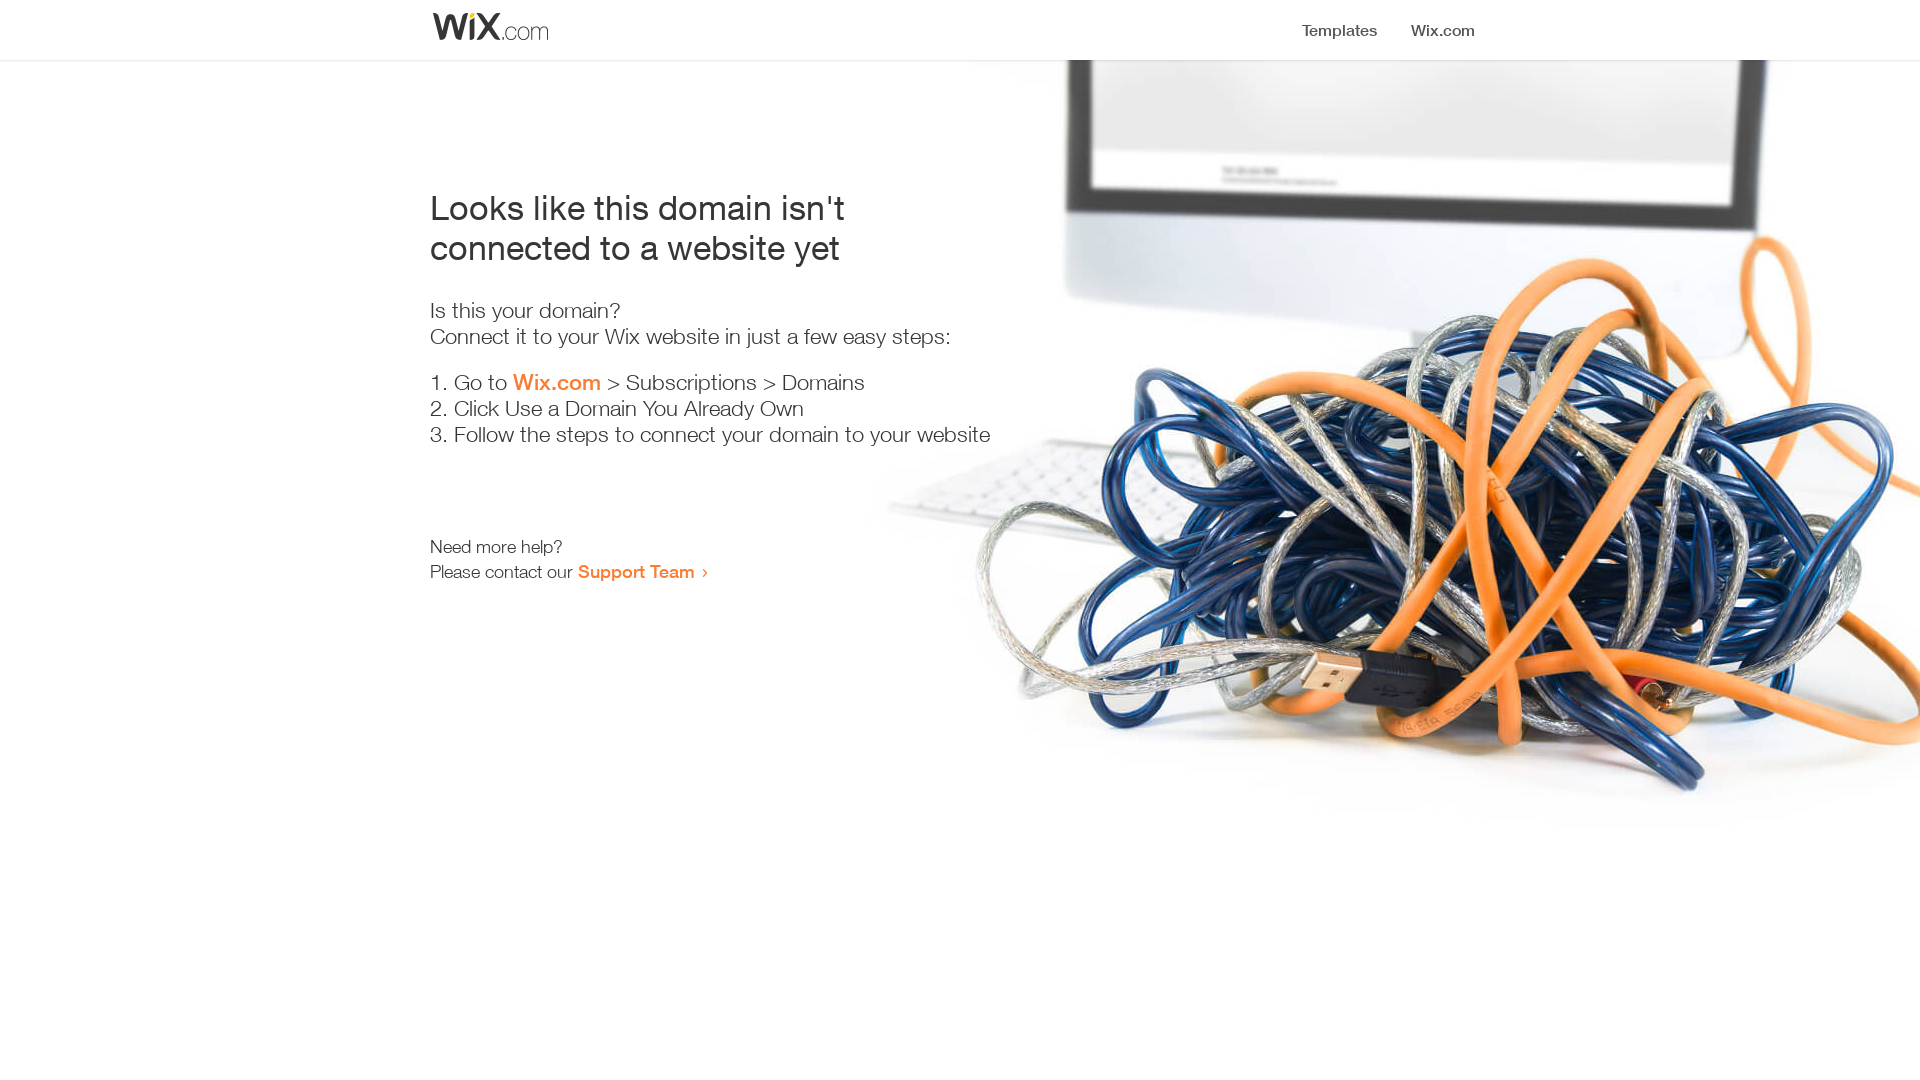 Image resolution: width=1920 pixels, height=1080 pixels. Describe the element at coordinates (635, 570) in the screenshot. I see `'Support Team'` at that location.